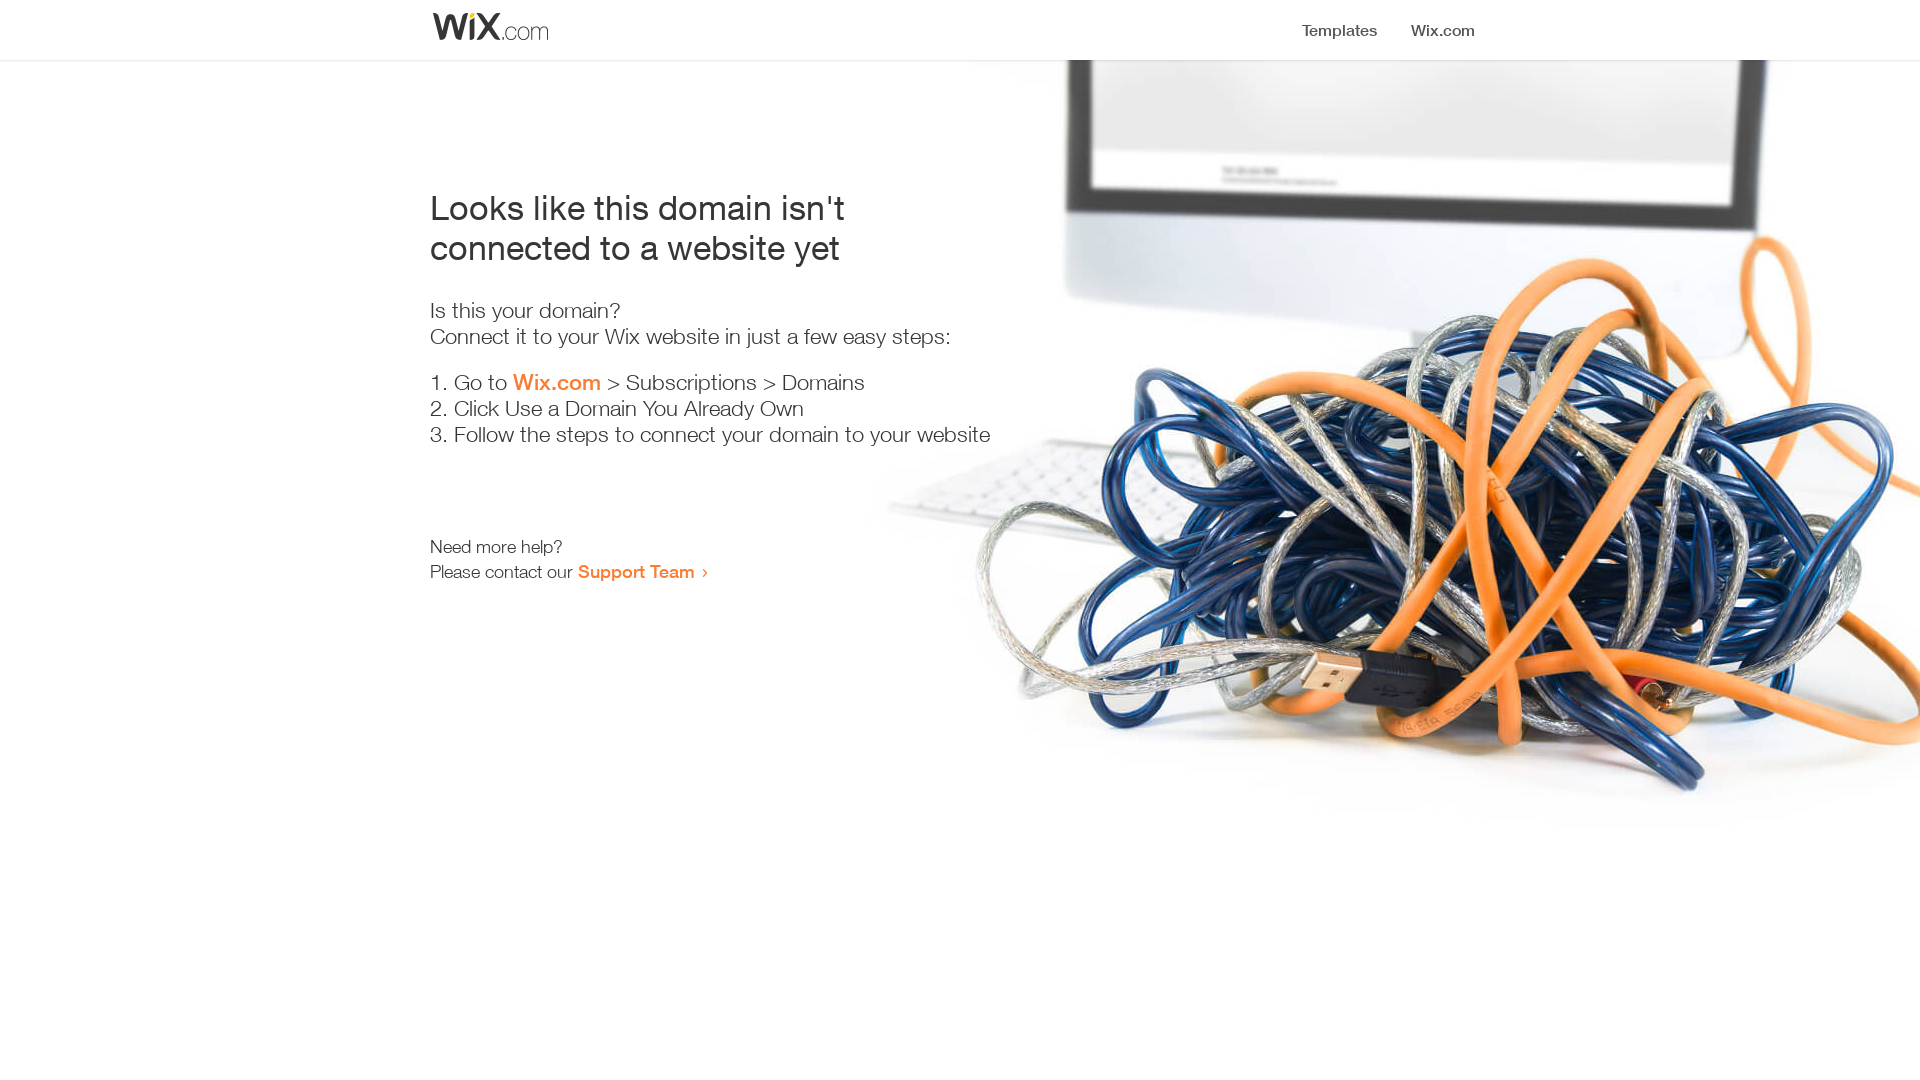 Image resolution: width=1920 pixels, height=1080 pixels. Describe the element at coordinates (635, 570) in the screenshot. I see `'Support Team'` at that location.